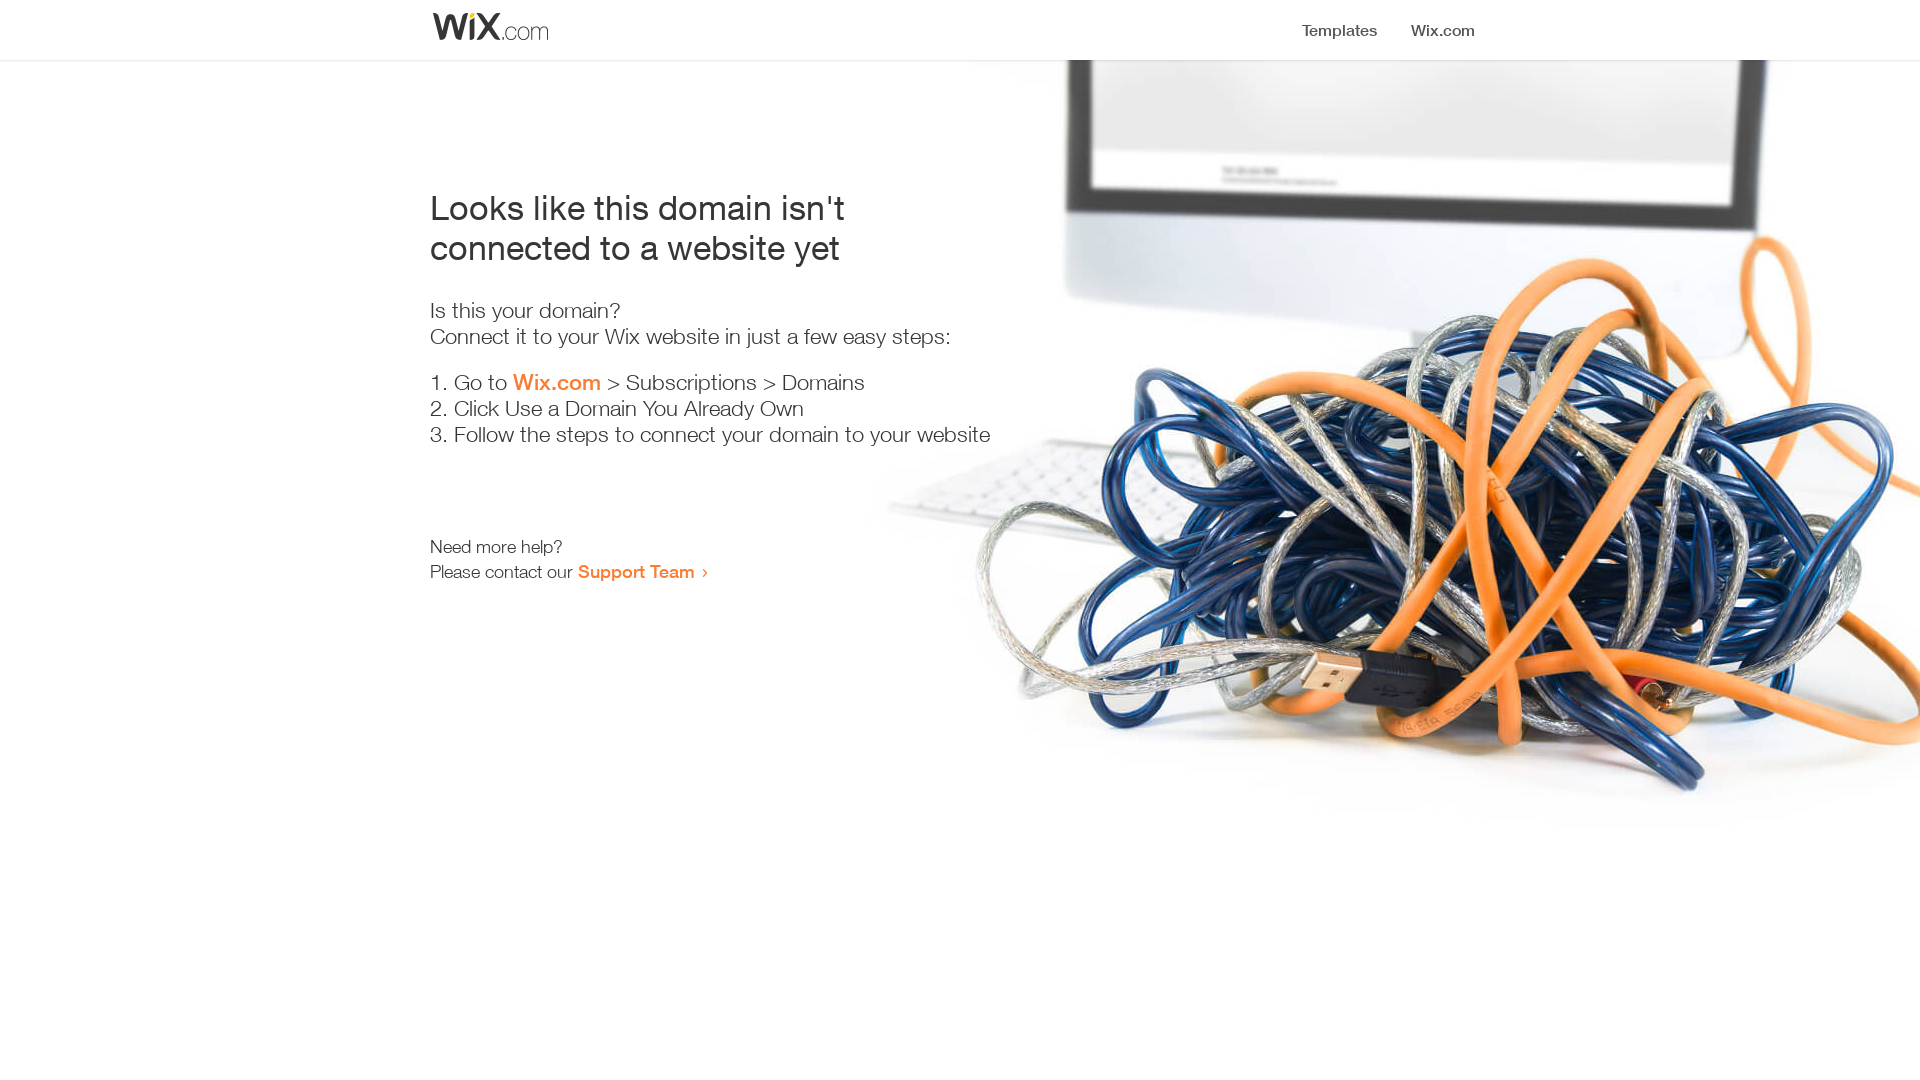 Image resolution: width=1920 pixels, height=1080 pixels. Describe the element at coordinates (635, 570) in the screenshot. I see `'Support Team'` at that location.